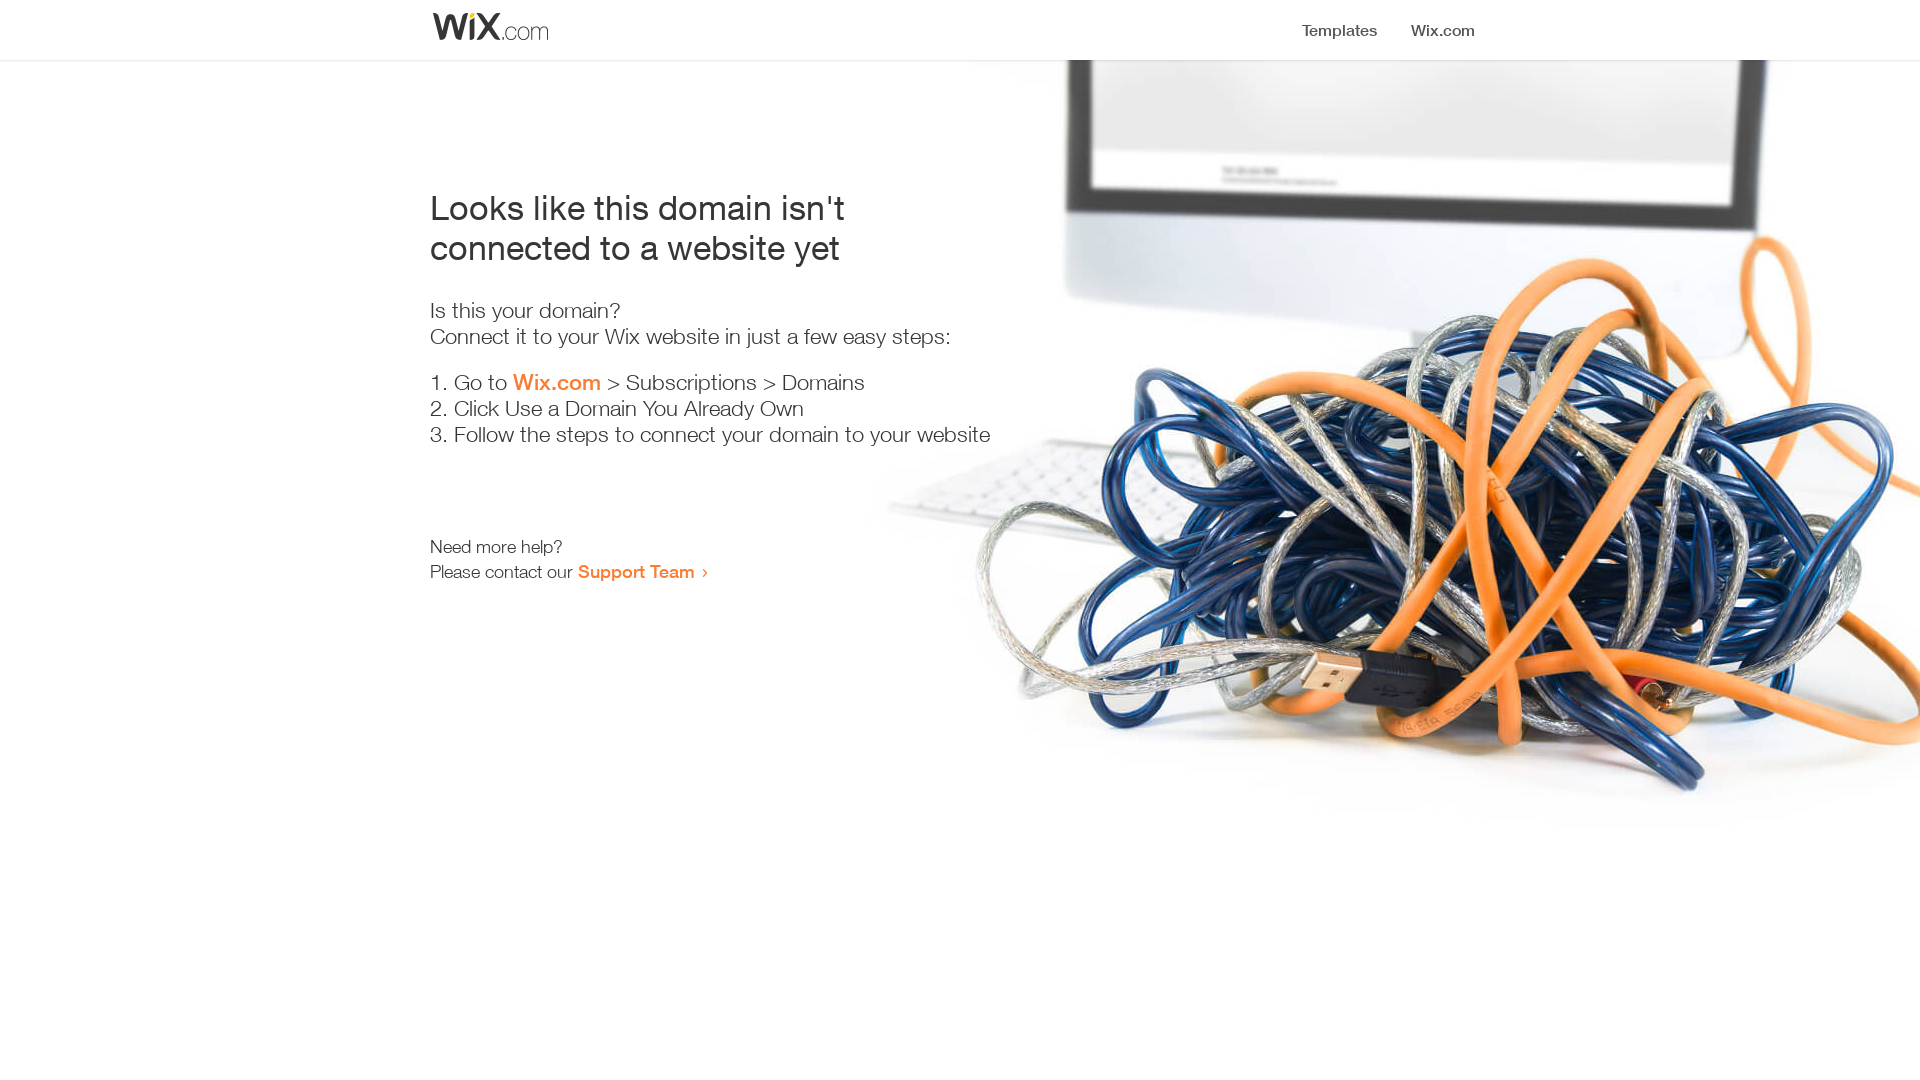 Image resolution: width=1920 pixels, height=1080 pixels. Describe the element at coordinates (635, 570) in the screenshot. I see `'Support Team'` at that location.